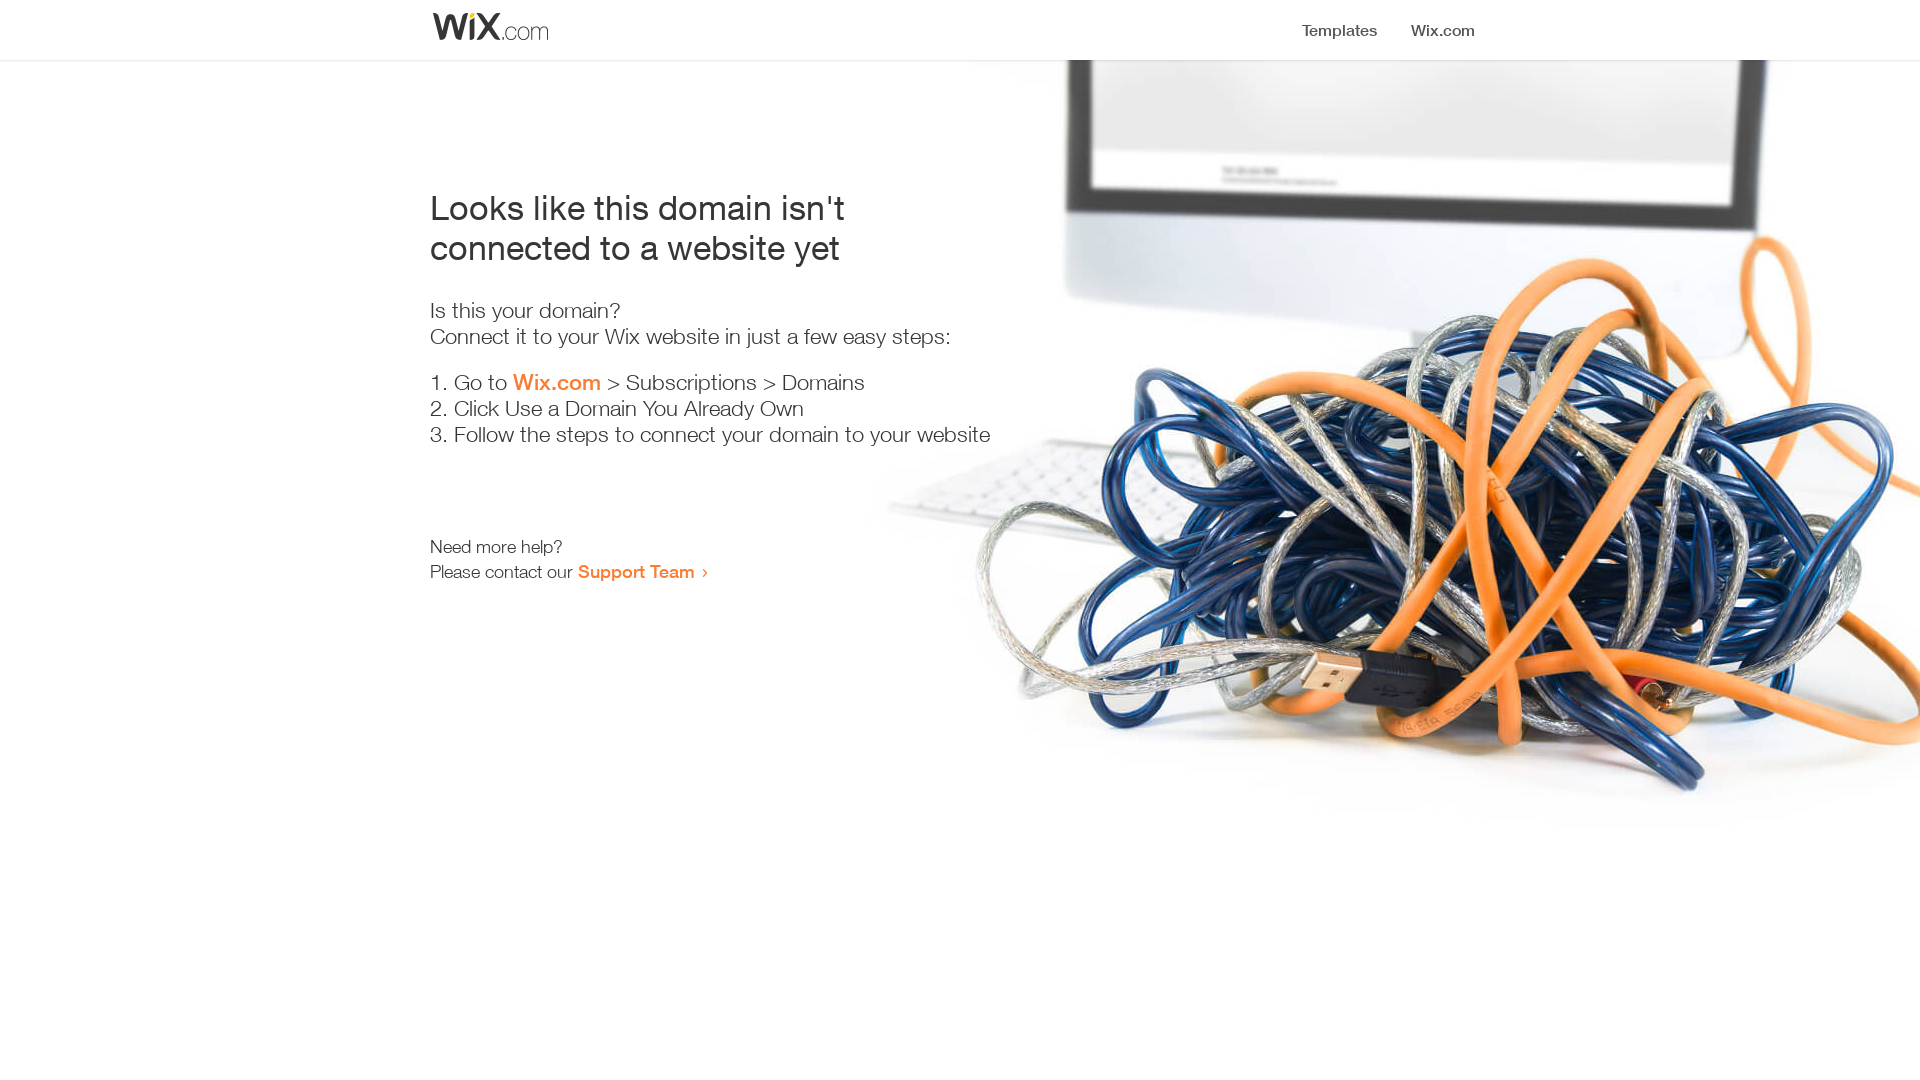 Image resolution: width=1920 pixels, height=1080 pixels. Describe the element at coordinates (635, 570) in the screenshot. I see `'Support Team'` at that location.